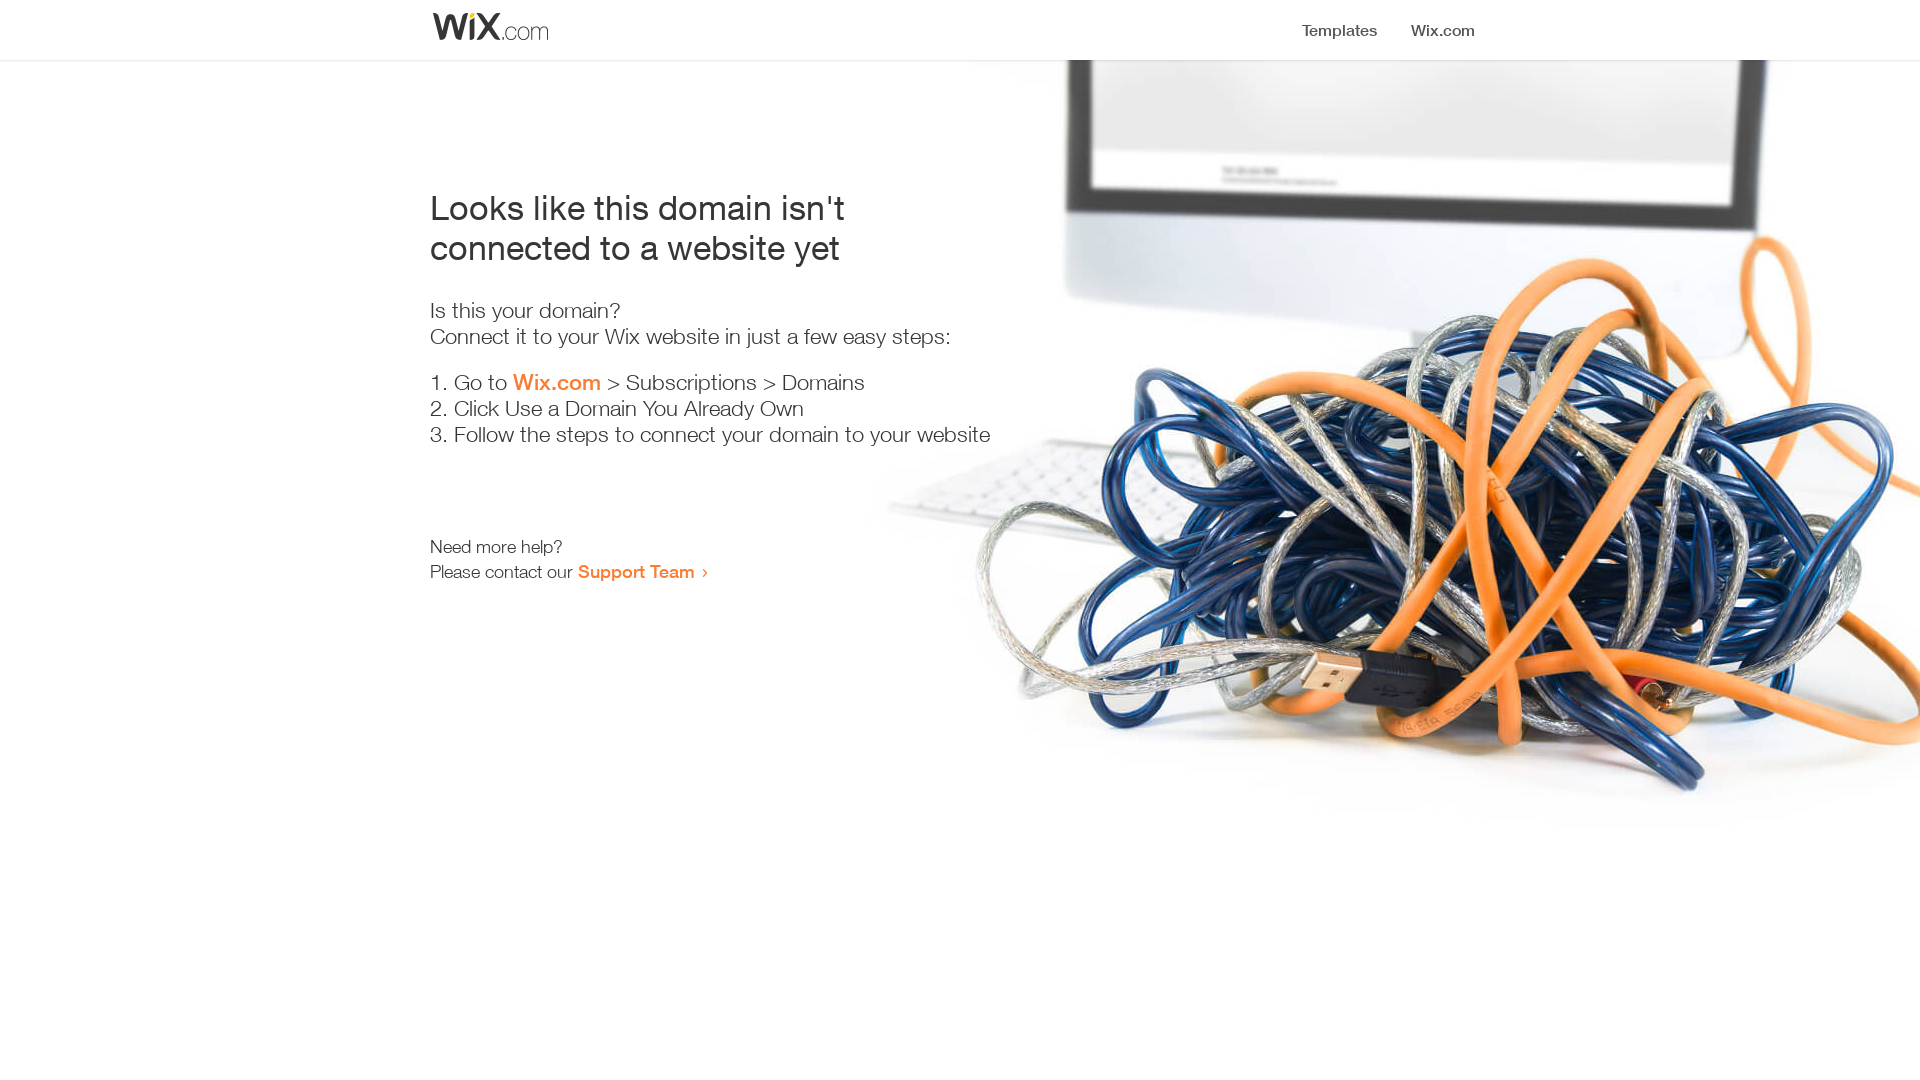 Image resolution: width=1920 pixels, height=1080 pixels. Describe the element at coordinates (635, 570) in the screenshot. I see `'Support Team'` at that location.